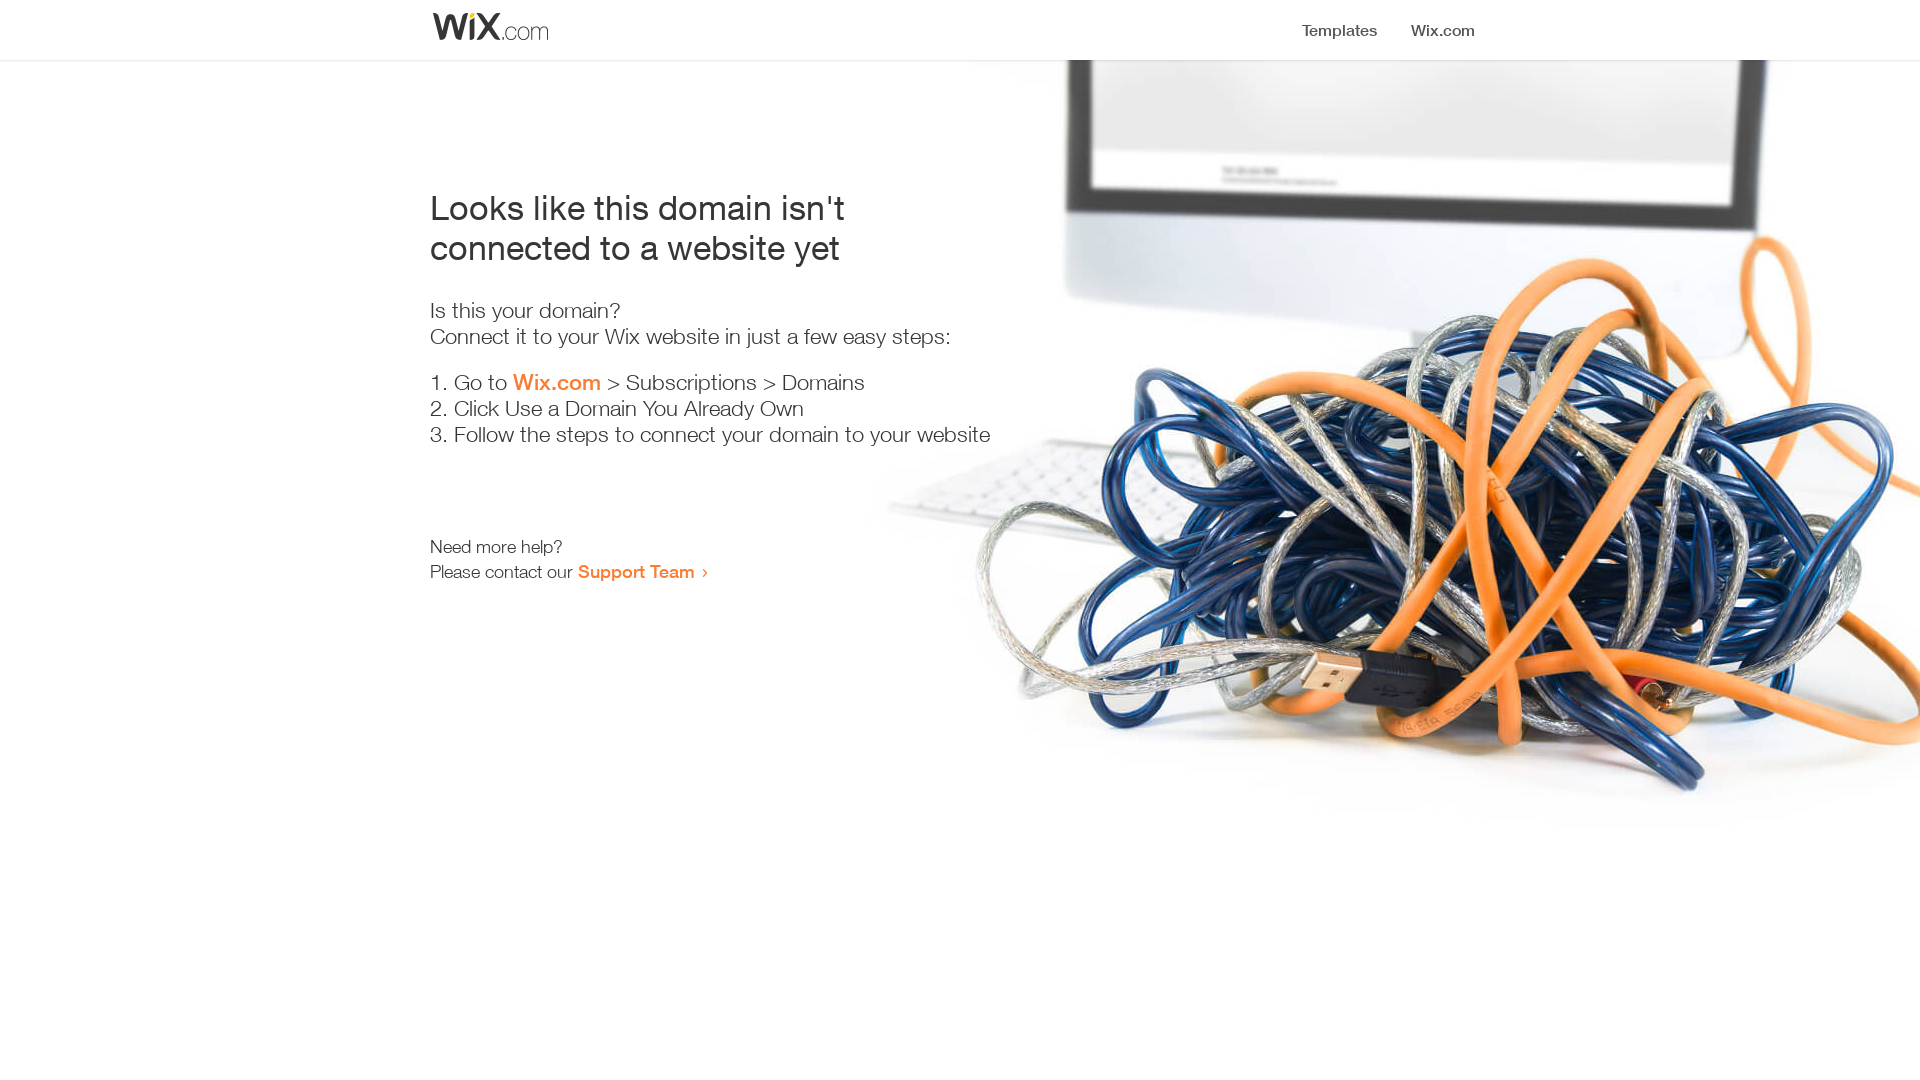 Image resolution: width=1920 pixels, height=1080 pixels. Describe the element at coordinates (635, 570) in the screenshot. I see `'Support Team'` at that location.